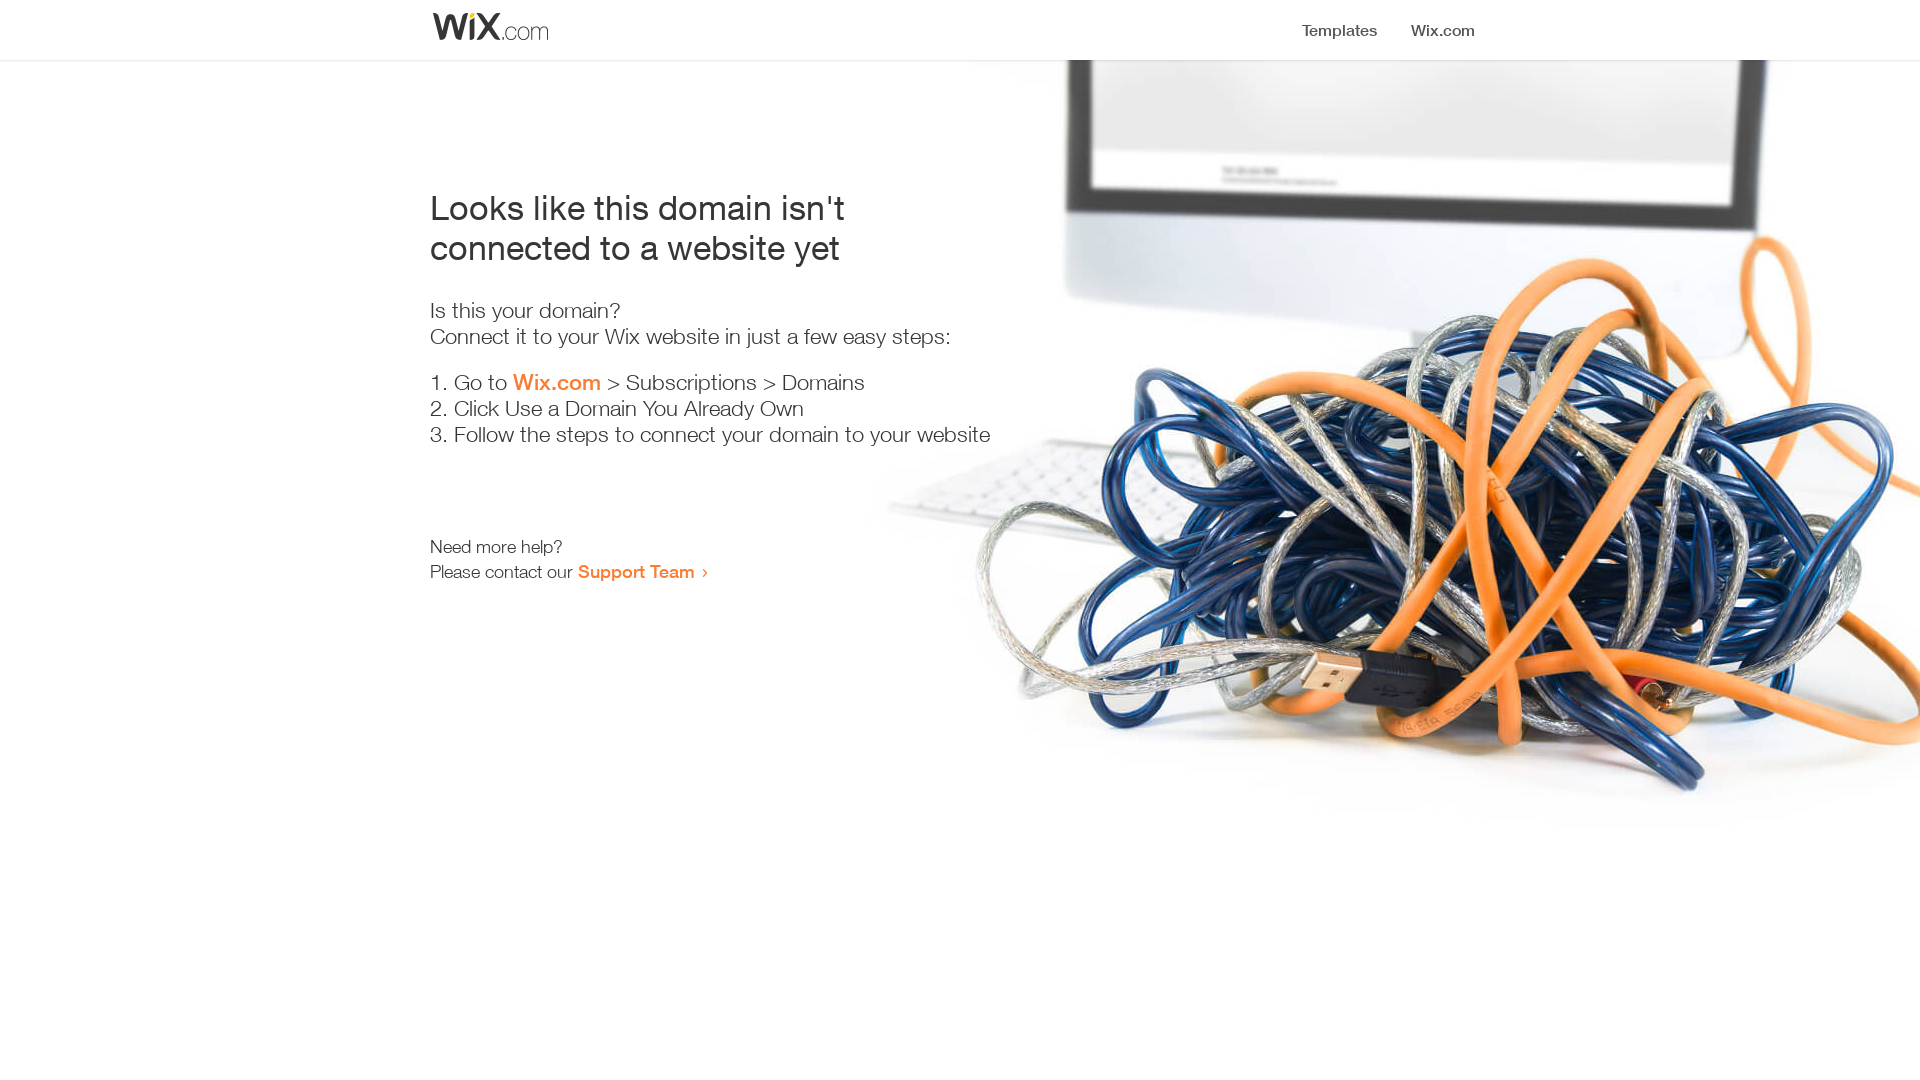 Image resolution: width=1920 pixels, height=1080 pixels. Describe the element at coordinates (635, 570) in the screenshot. I see `'Support Team'` at that location.